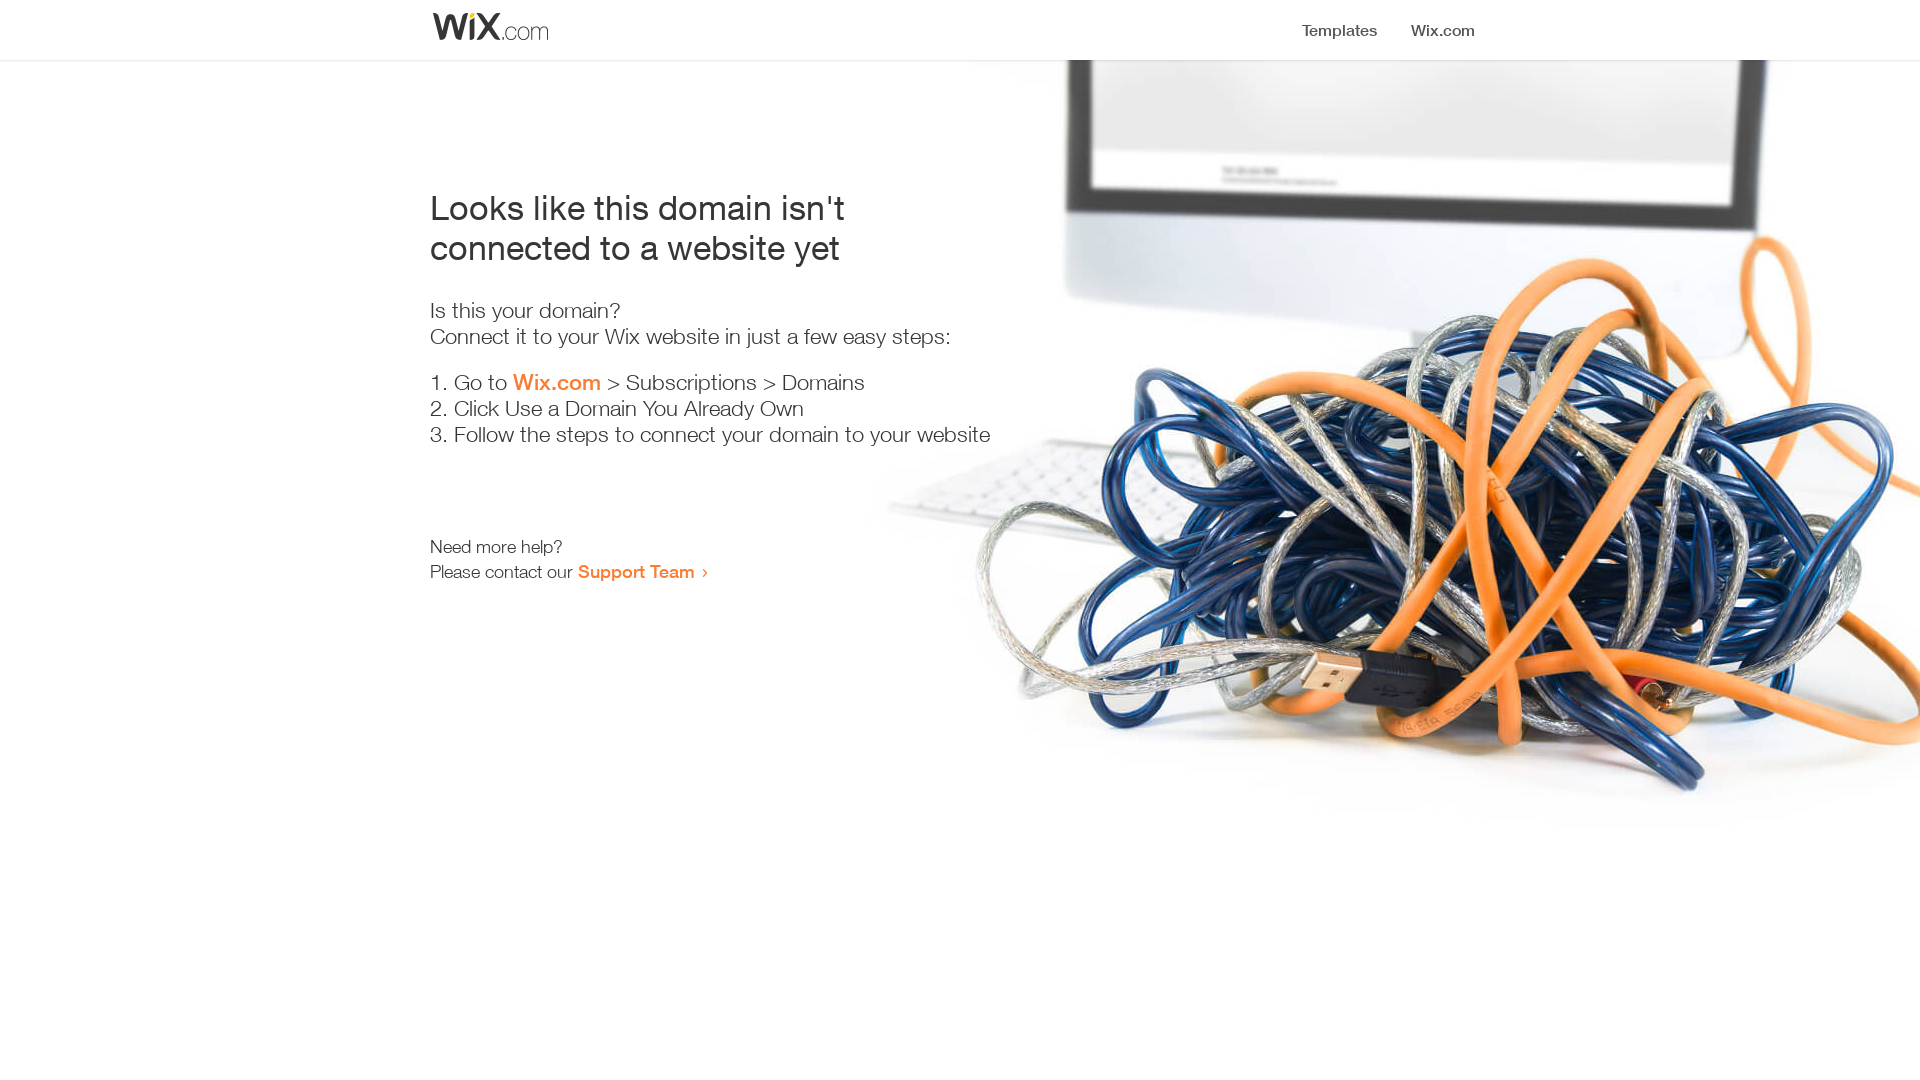 Image resolution: width=1920 pixels, height=1080 pixels. Describe the element at coordinates (635, 570) in the screenshot. I see `'Support Team'` at that location.